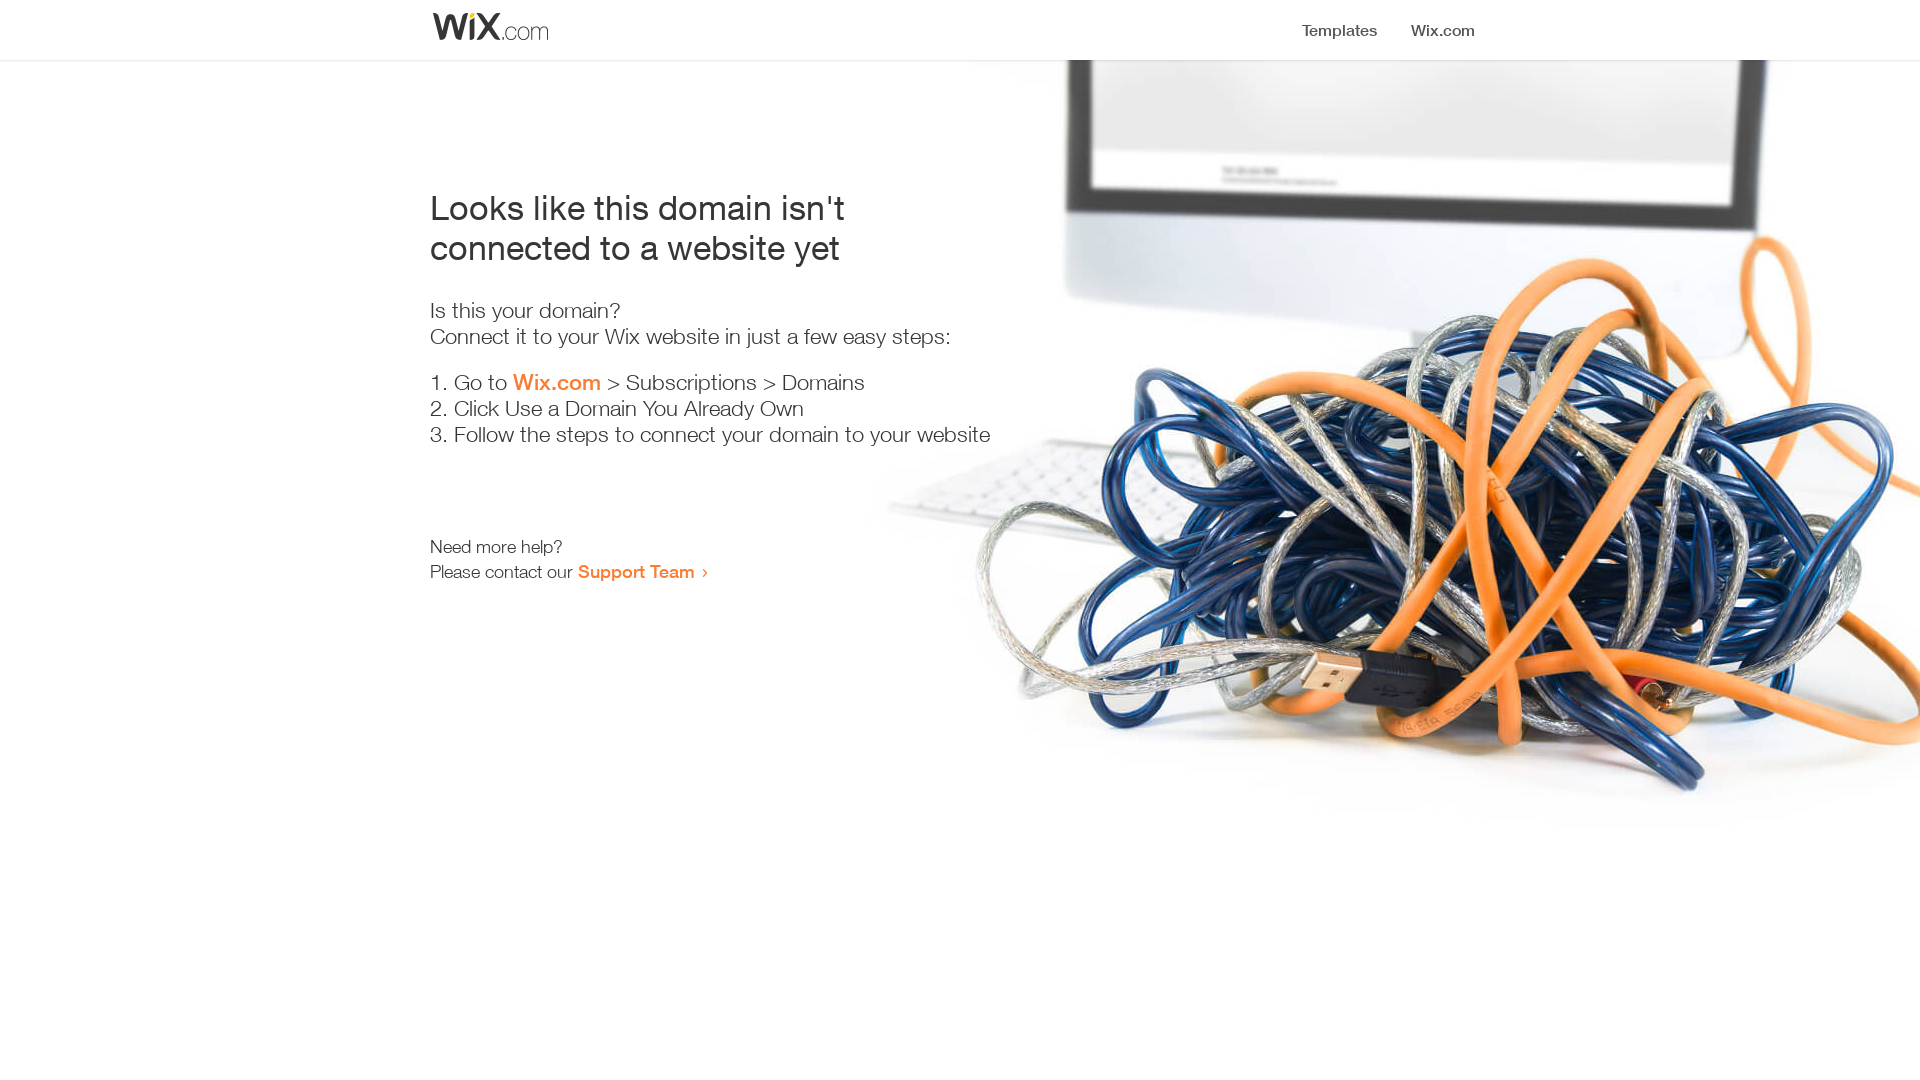 Image resolution: width=1920 pixels, height=1080 pixels. Describe the element at coordinates (635, 570) in the screenshot. I see `'Support Team'` at that location.